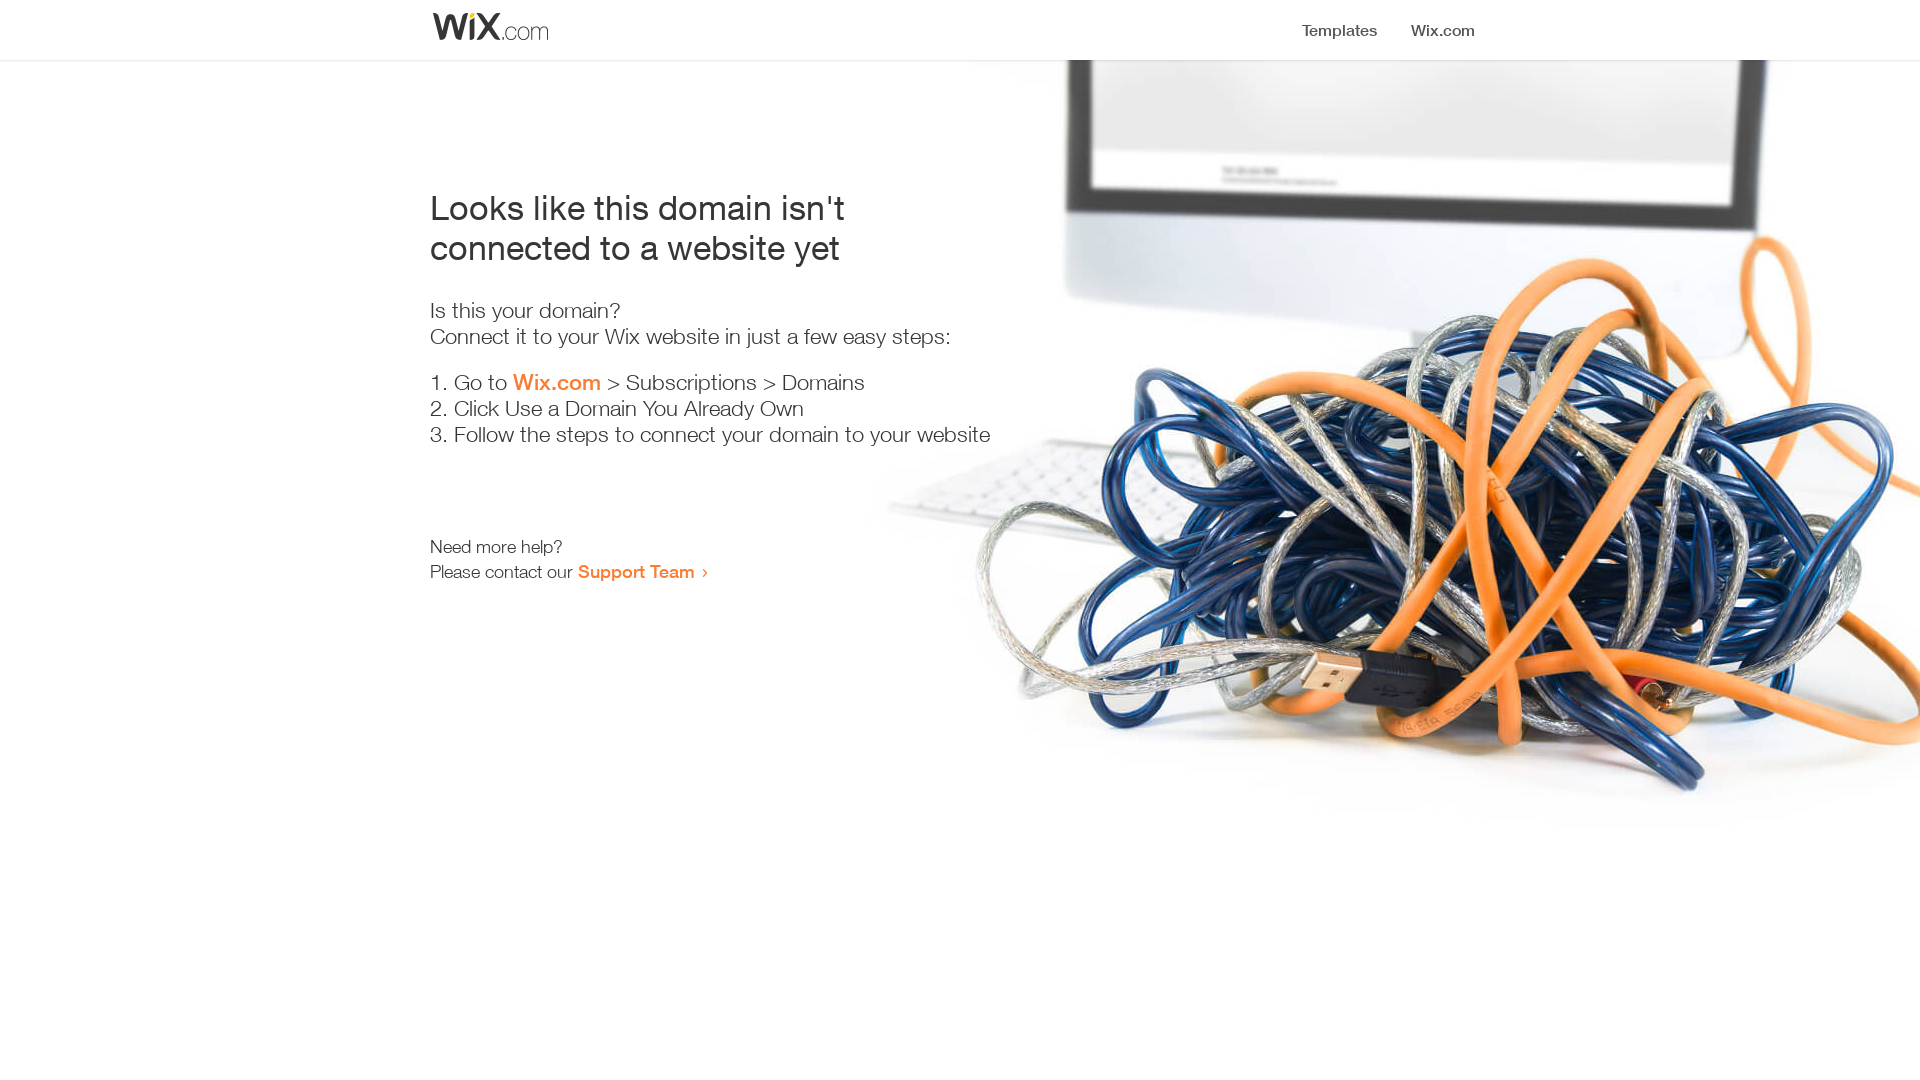 Image resolution: width=1920 pixels, height=1080 pixels. Describe the element at coordinates (635, 570) in the screenshot. I see `'Support Team'` at that location.